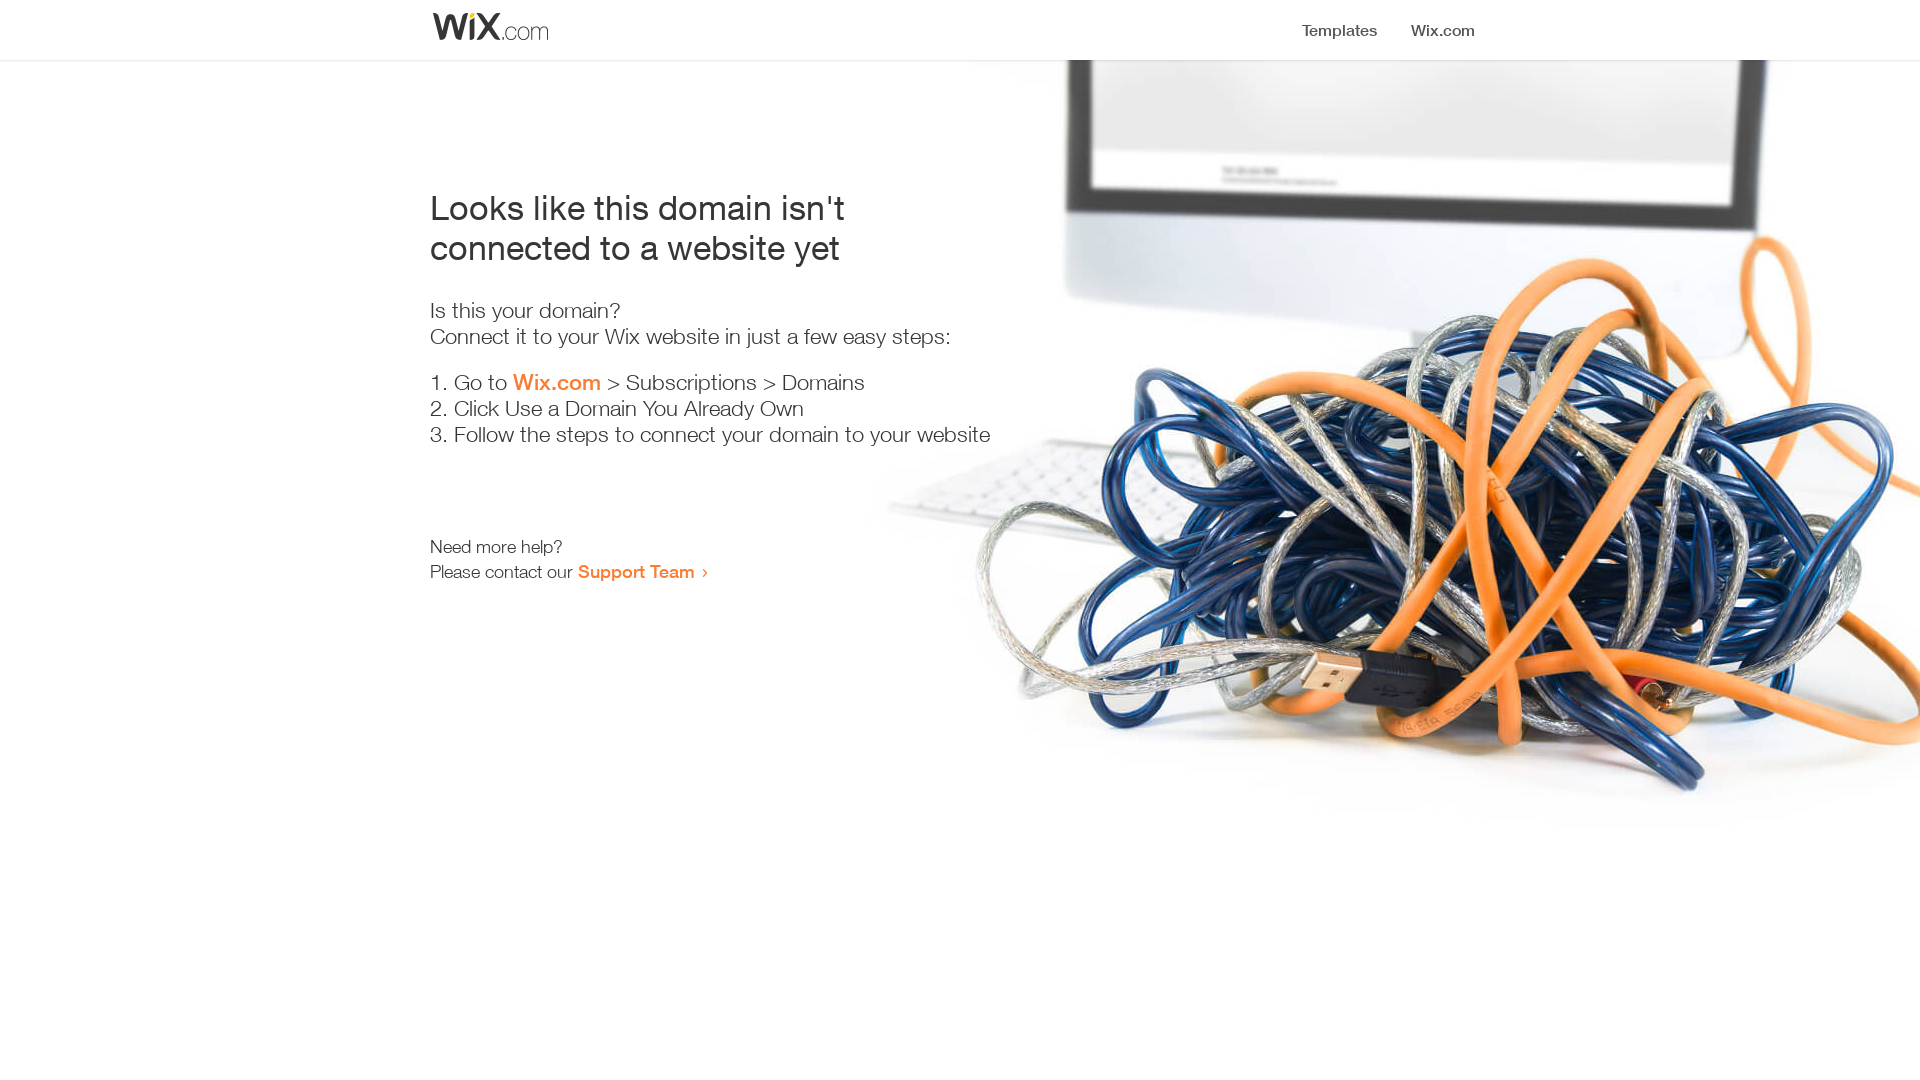 Image resolution: width=1920 pixels, height=1080 pixels. Describe the element at coordinates (635, 570) in the screenshot. I see `'Support Team'` at that location.